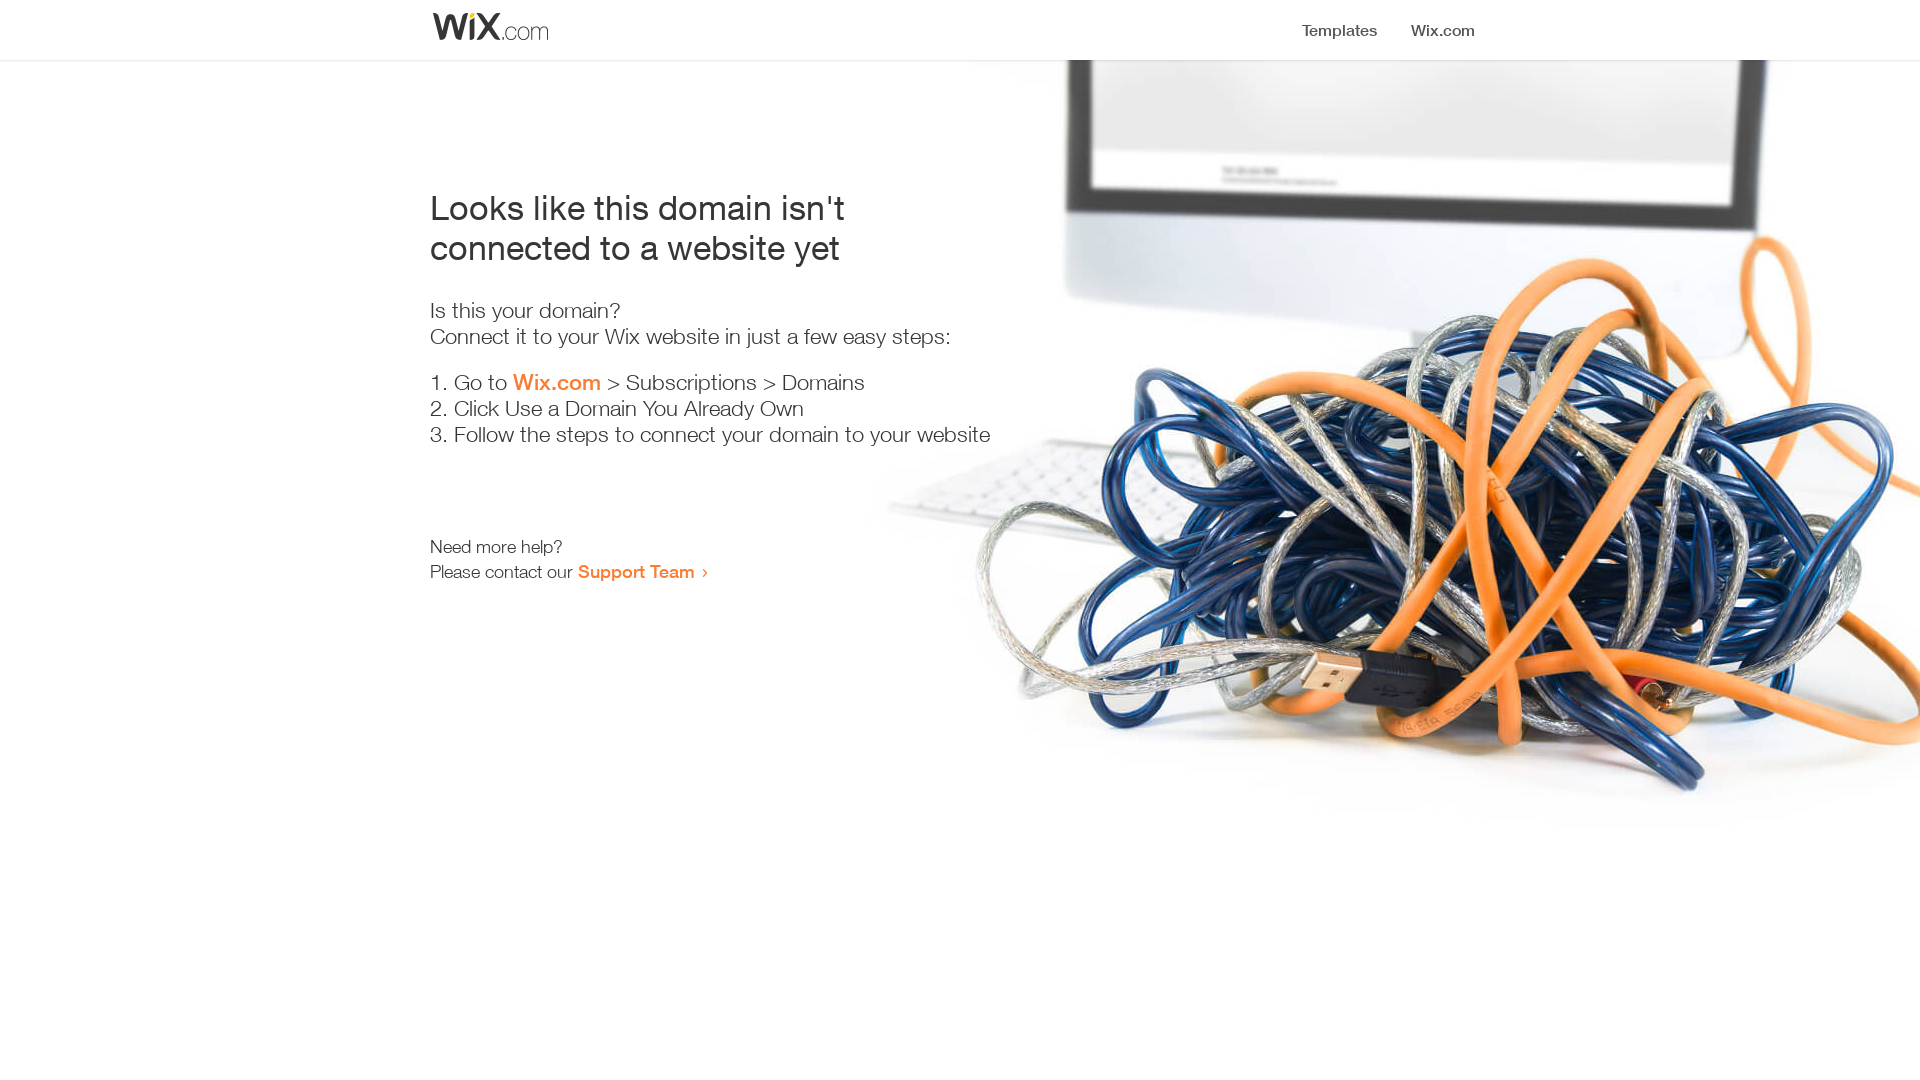 Image resolution: width=1920 pixels, height=1080 pixels. Describe the element at coordinates (635, 570) in the screenshot. I see `'Support Team'` at that location.